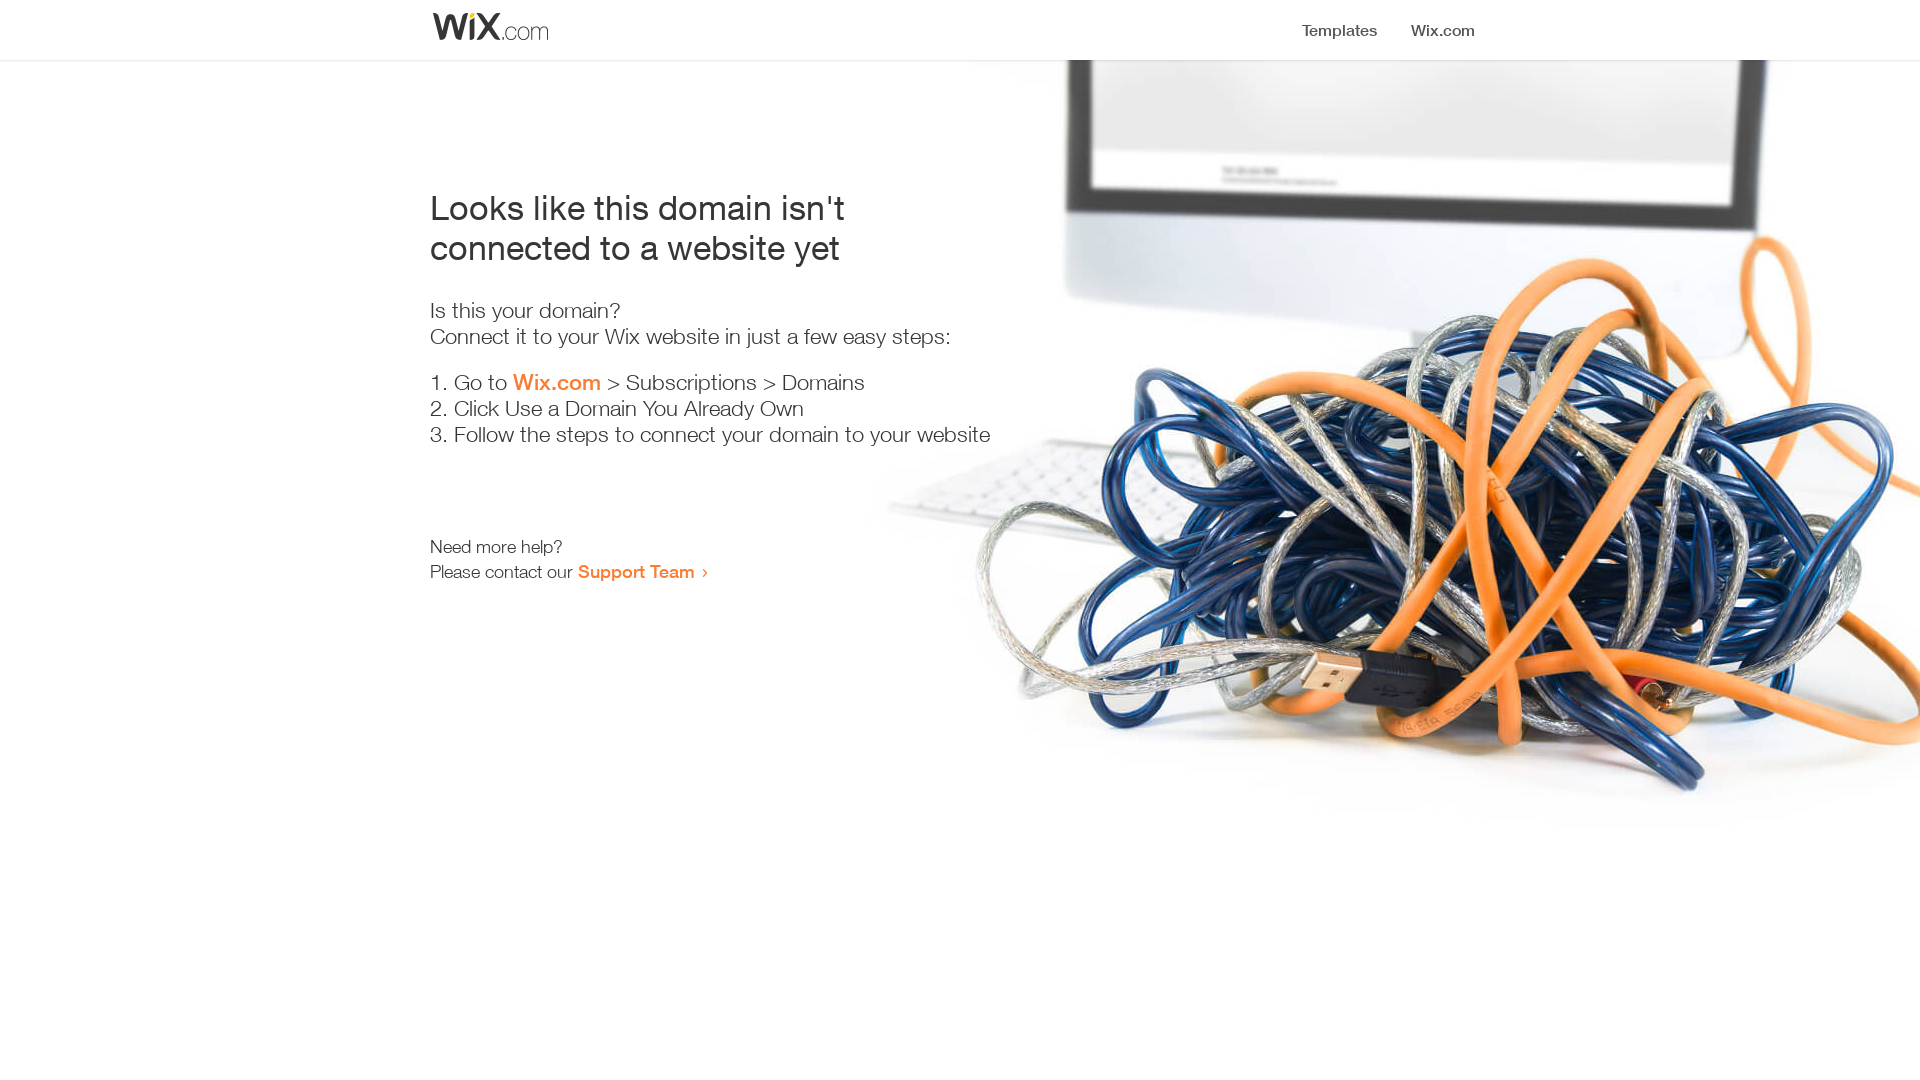 Image resolution: width=1920 pixels, height=1080 pixels. Describe the element at coordinates (635, 570) in the screenshot. I see `'Support Team'` at that location.